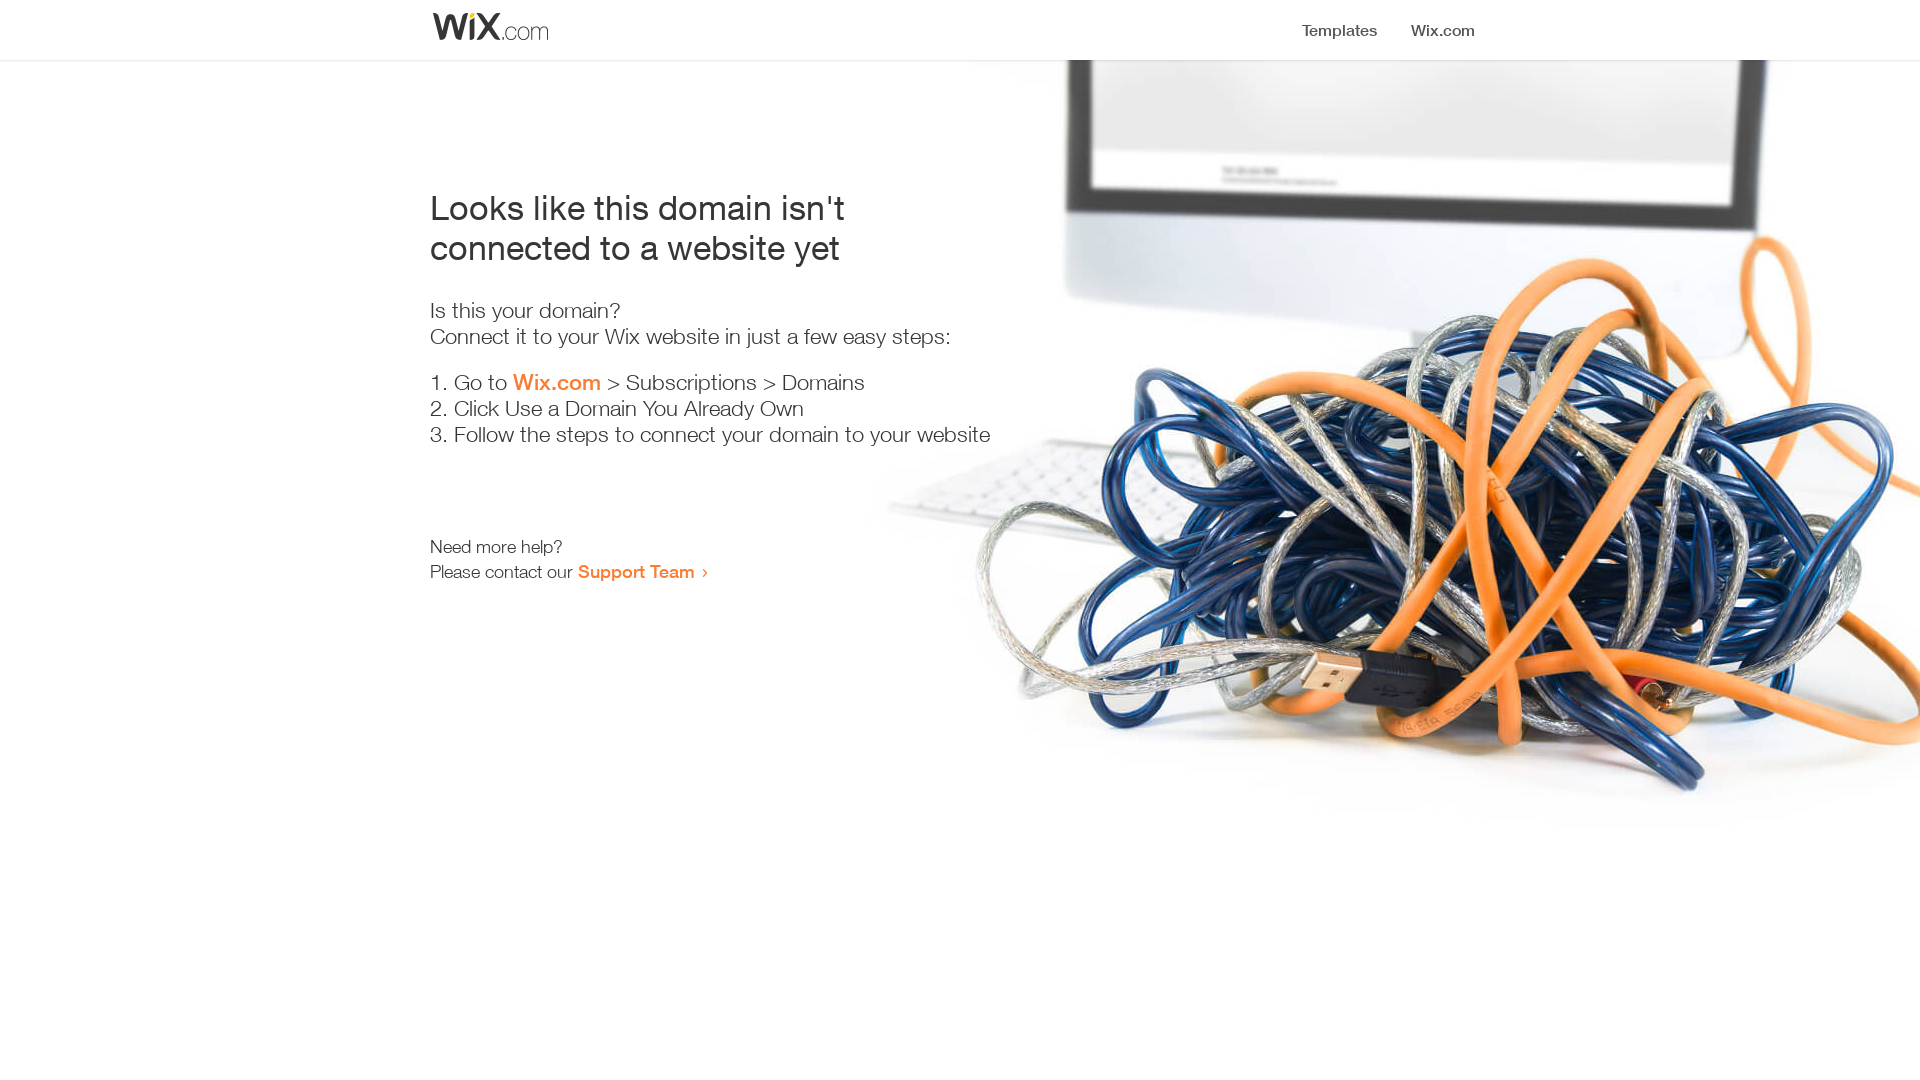 Image resolution: width=1920 pixels, height=1080 pixels. Describe the element at coordinates (635, 570) in the screenshot. I see `'Support Team'` at that location.